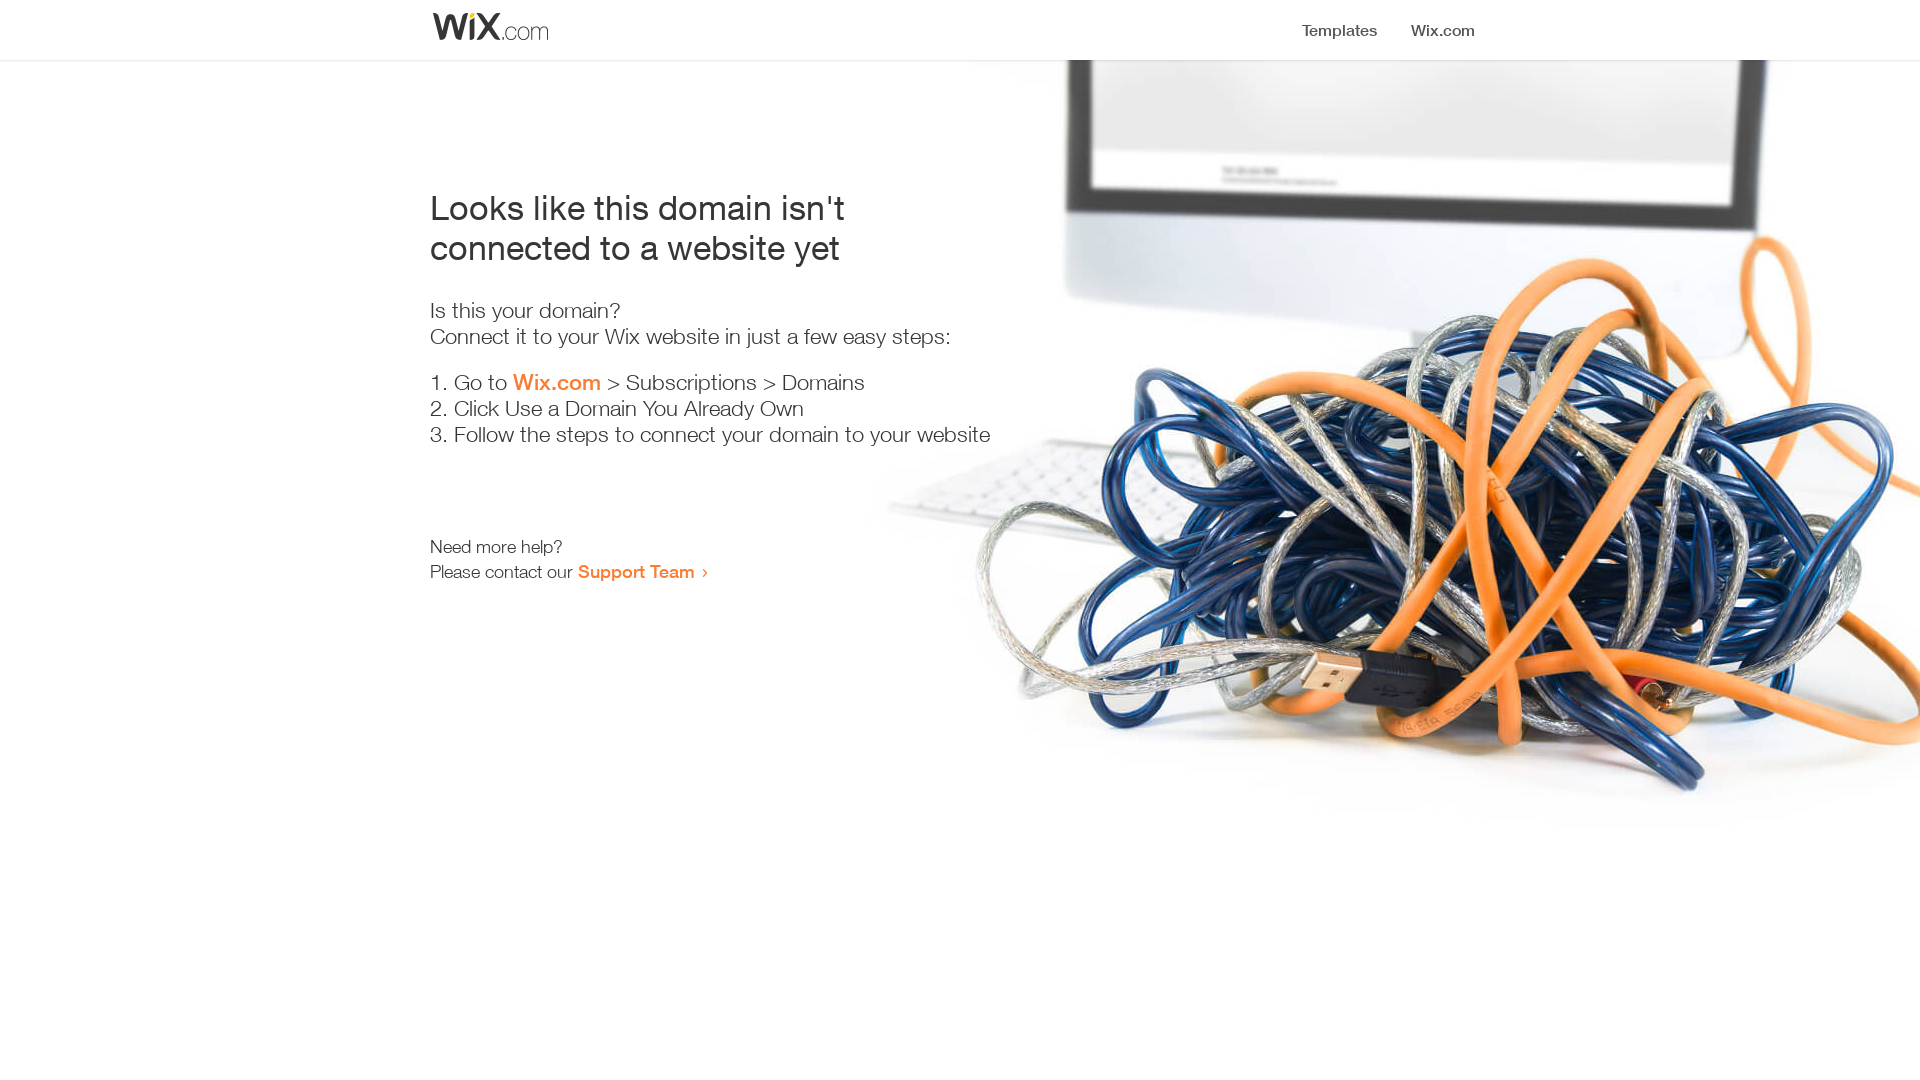 Image resolution: width=1920 pixels, height=1080 pixels. Describe the element at coordinates (635, 570) in the screenshot. I see `'Support Team'` at that location.